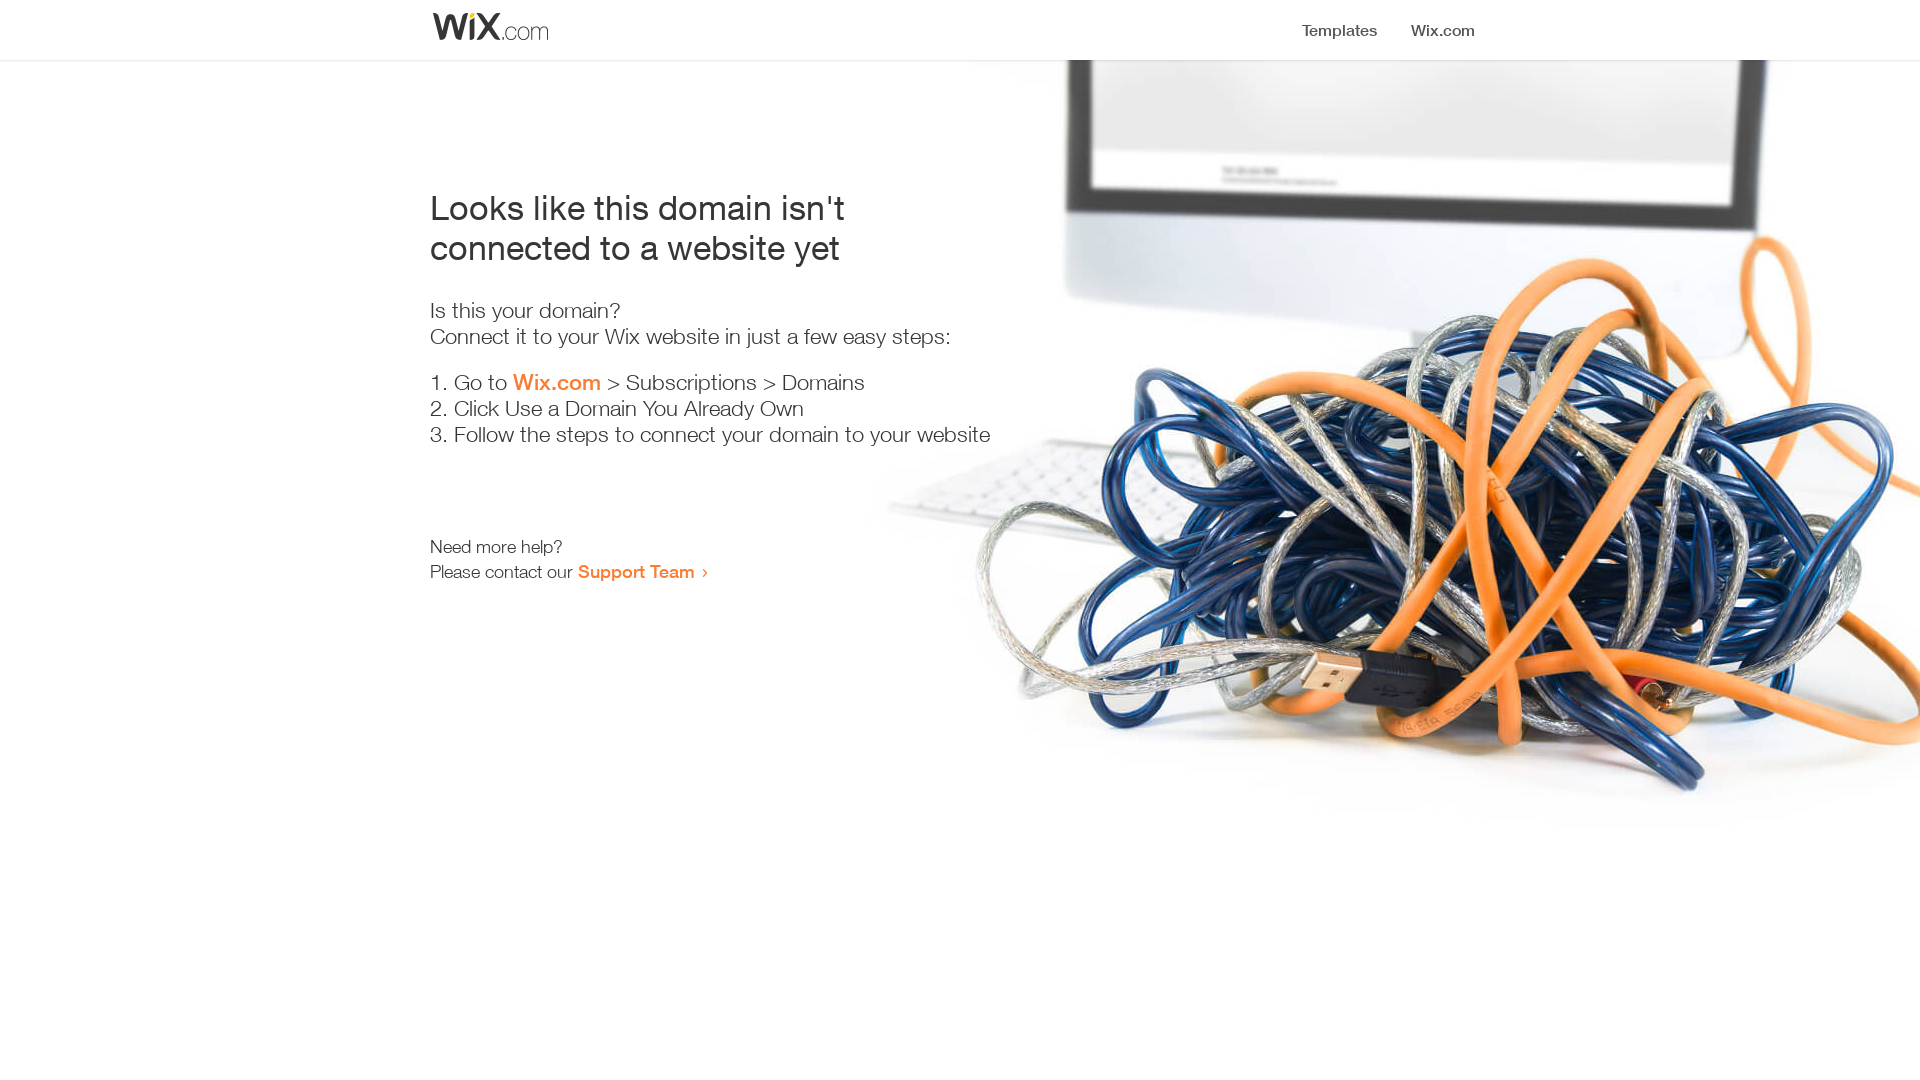 Image resolution: width=1920 pixels, height=1080 pixels. Describe the element at coordinates (635, 570) in the screenshot. I see `'Support Team'` at that location.